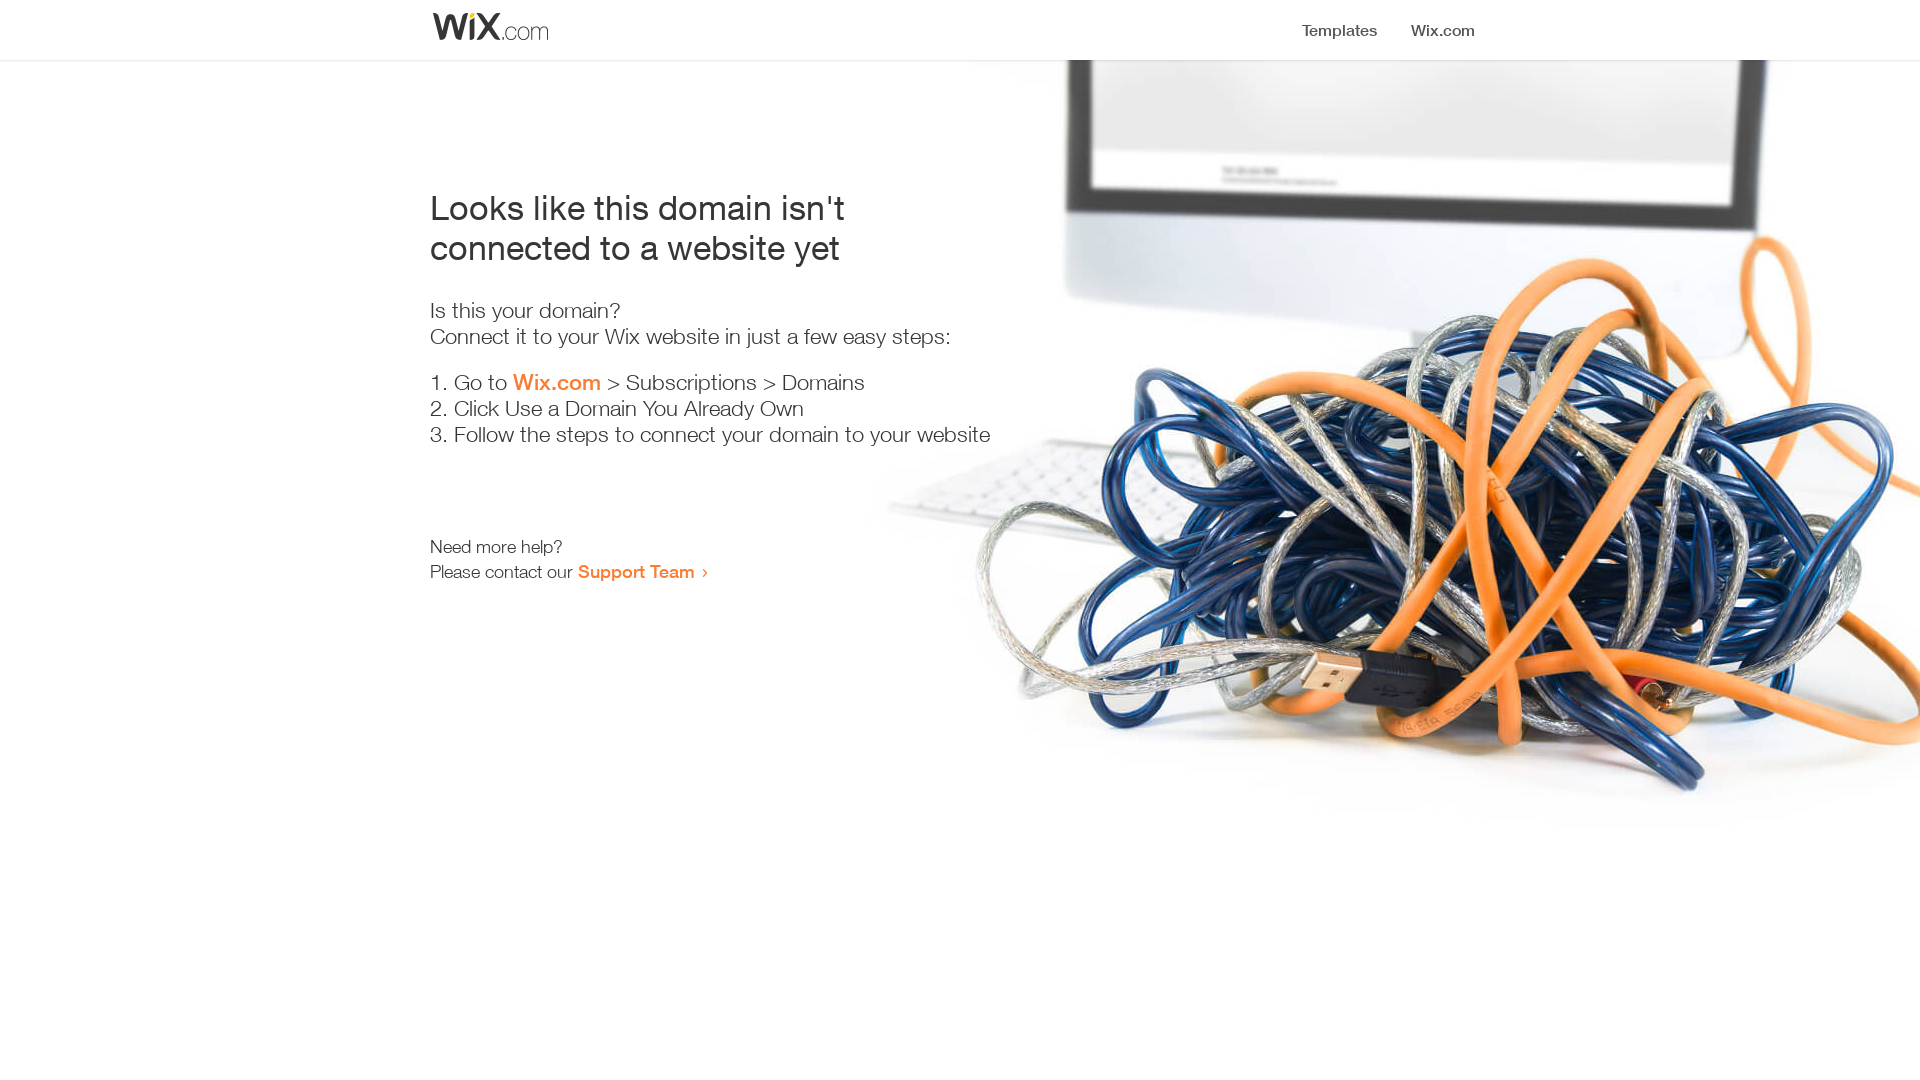 Image resolution: width=1920 pixels, height=1080 pixels. Describe the element at coordinates (635, 570) in the screenshot. I see `'Support Team'` at that location.